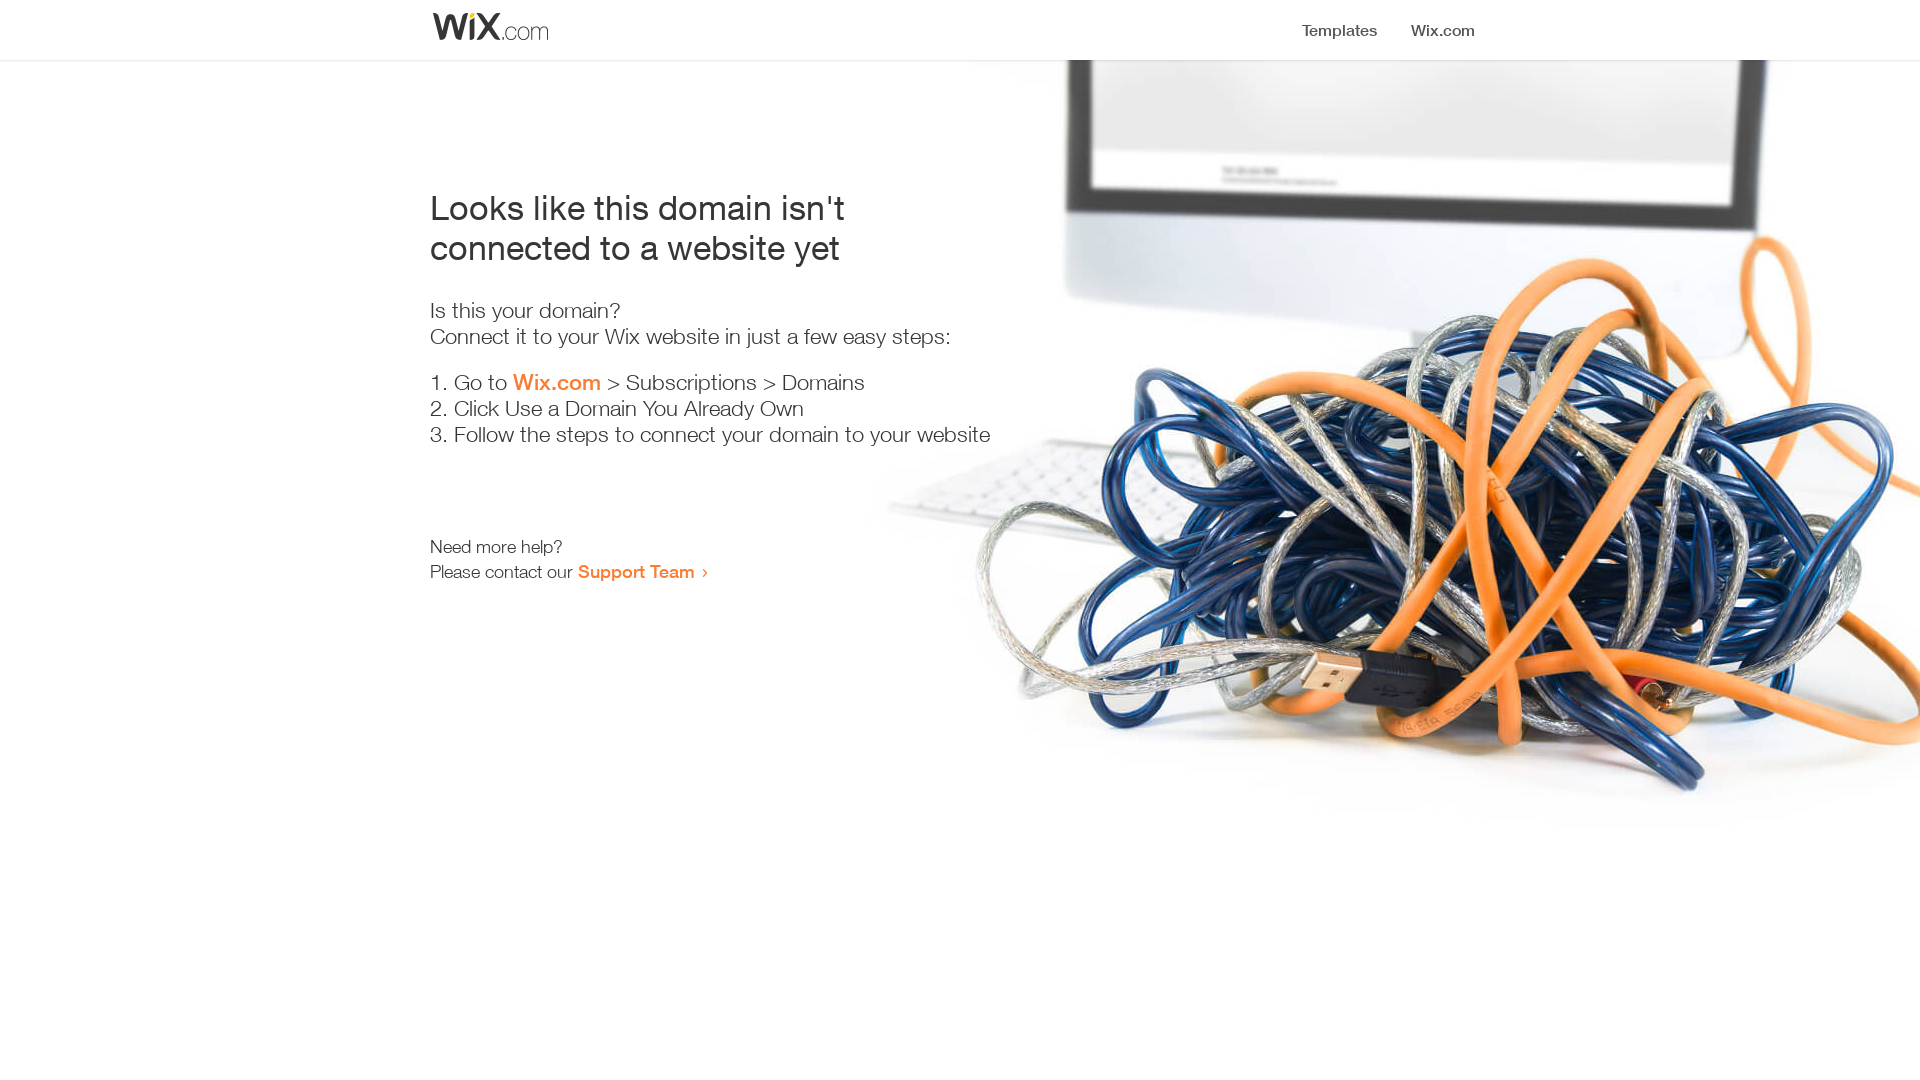 Image resolution: width=1920 pixels, height=1080 pixels. Describe the element at coordinates (635, 570) in the screenshot. I see `'Support Team'` at that location.